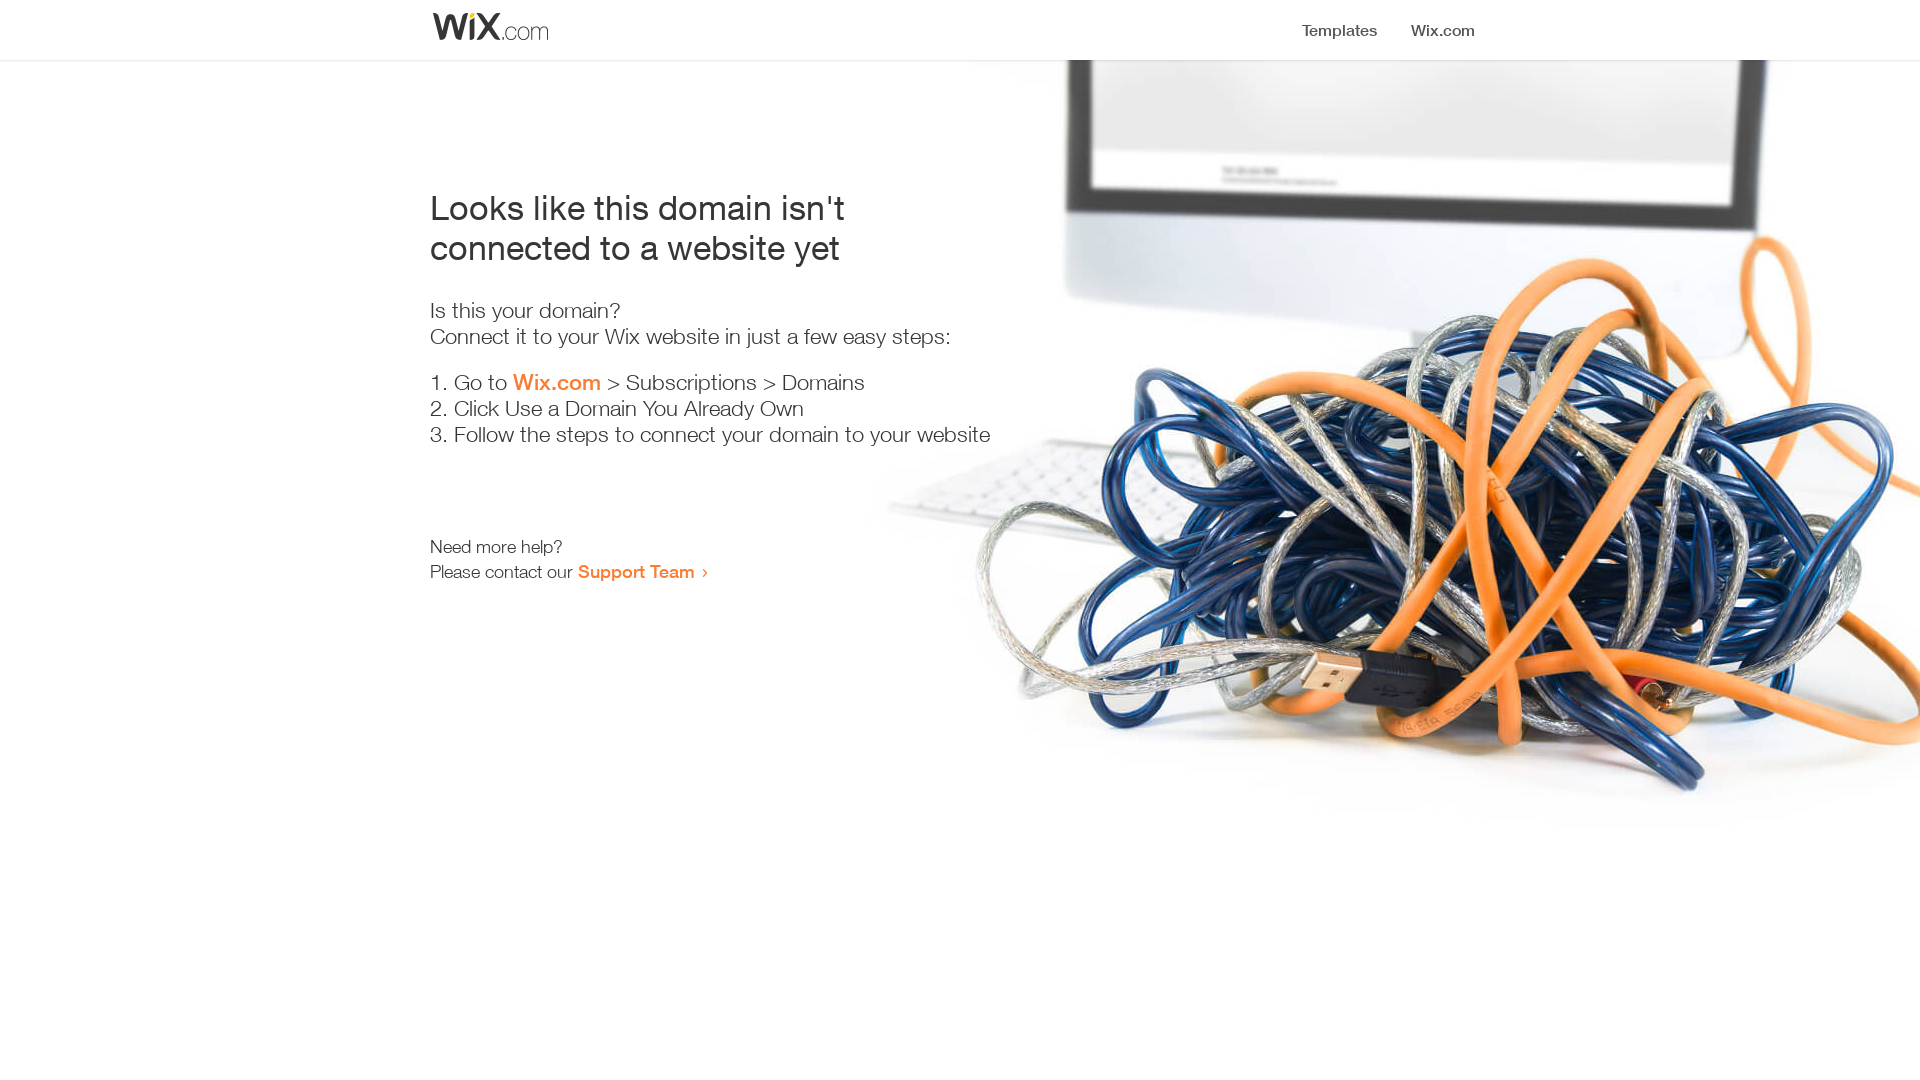 Image resolution: width=1920 pixels, height=1080 pixels. Describe the element at coordinates (635, 570) in the screenshot. I see `'Support Team'` at that location.